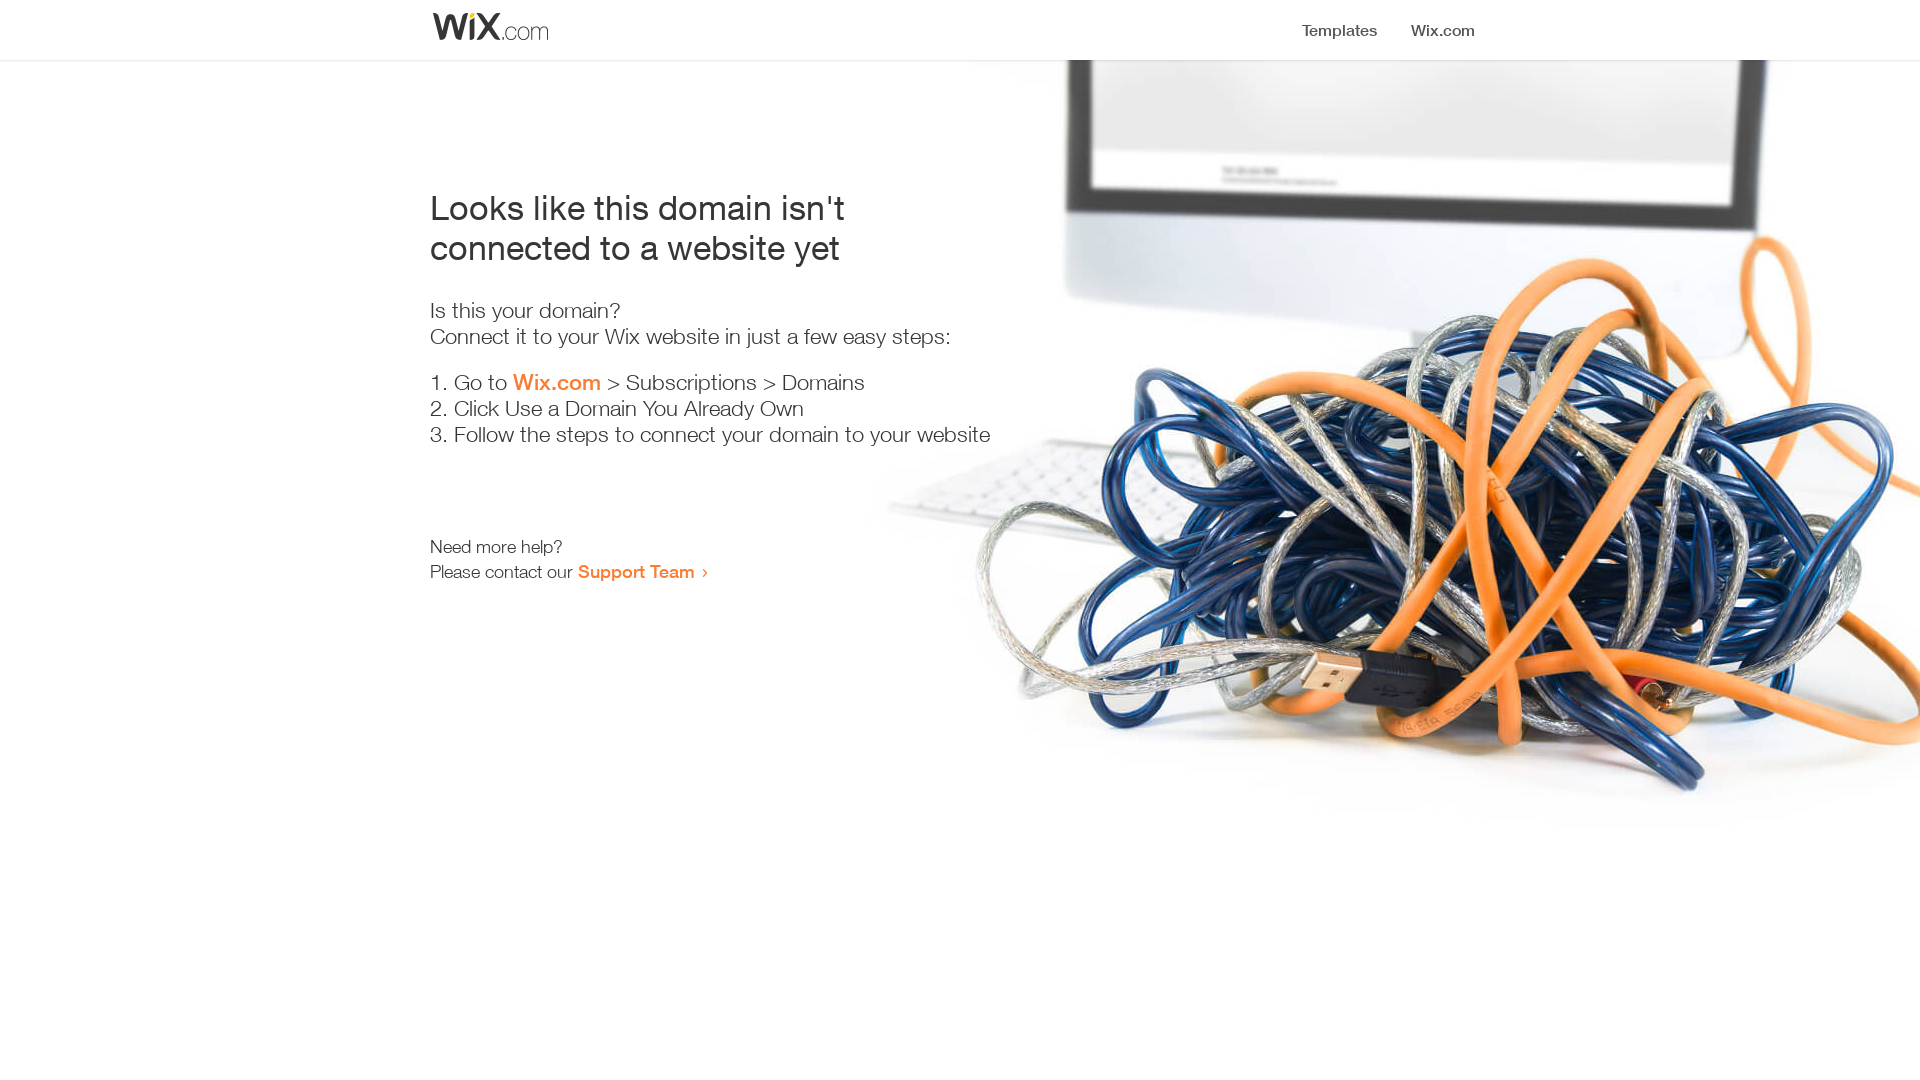 Image resolution: width=1920 pixels, height=1080 pixels. Describe the element at coordinates (635, 570) in the screenshot. I see `'Support Team'` at that location.